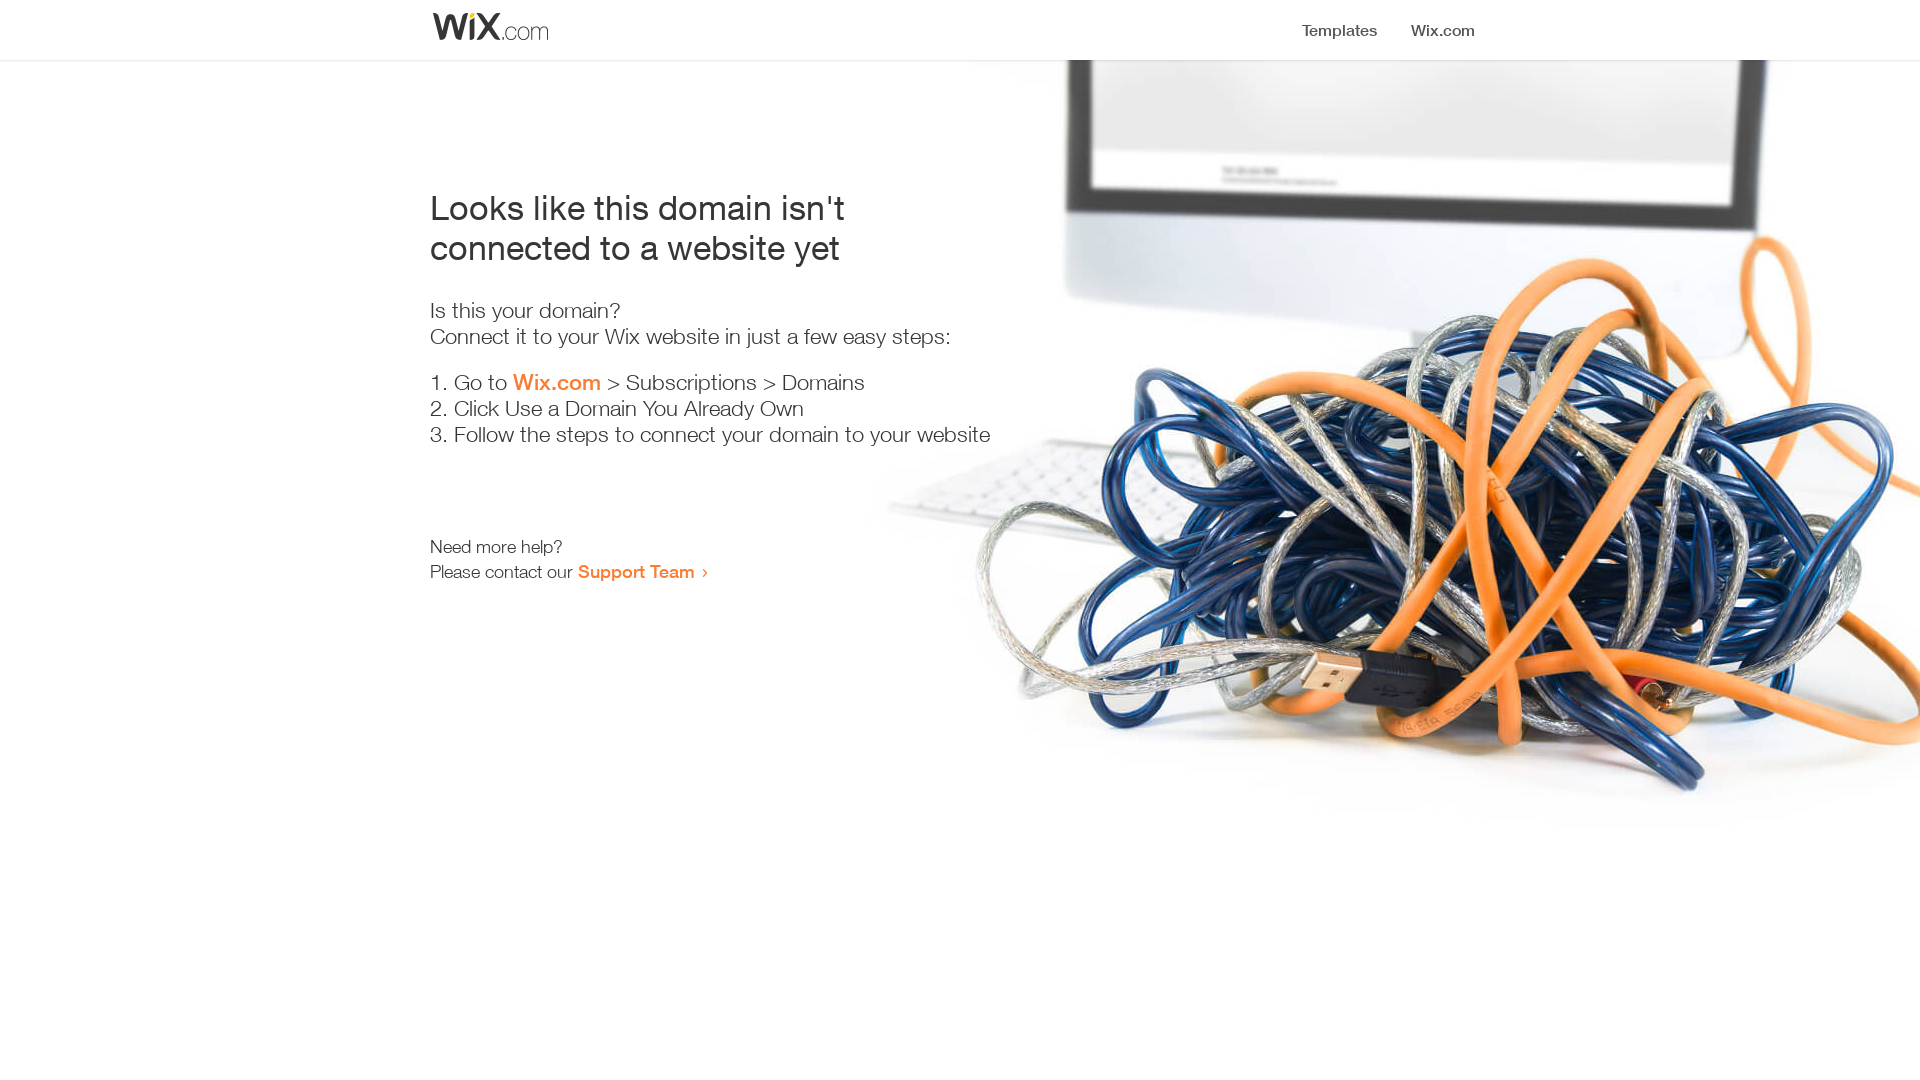 Image resolution: width=1920 pixels, height=1080 pixels. Describe the element at coordinates (635, 570) in the screenshot. I see `'Support Team'` at that location.